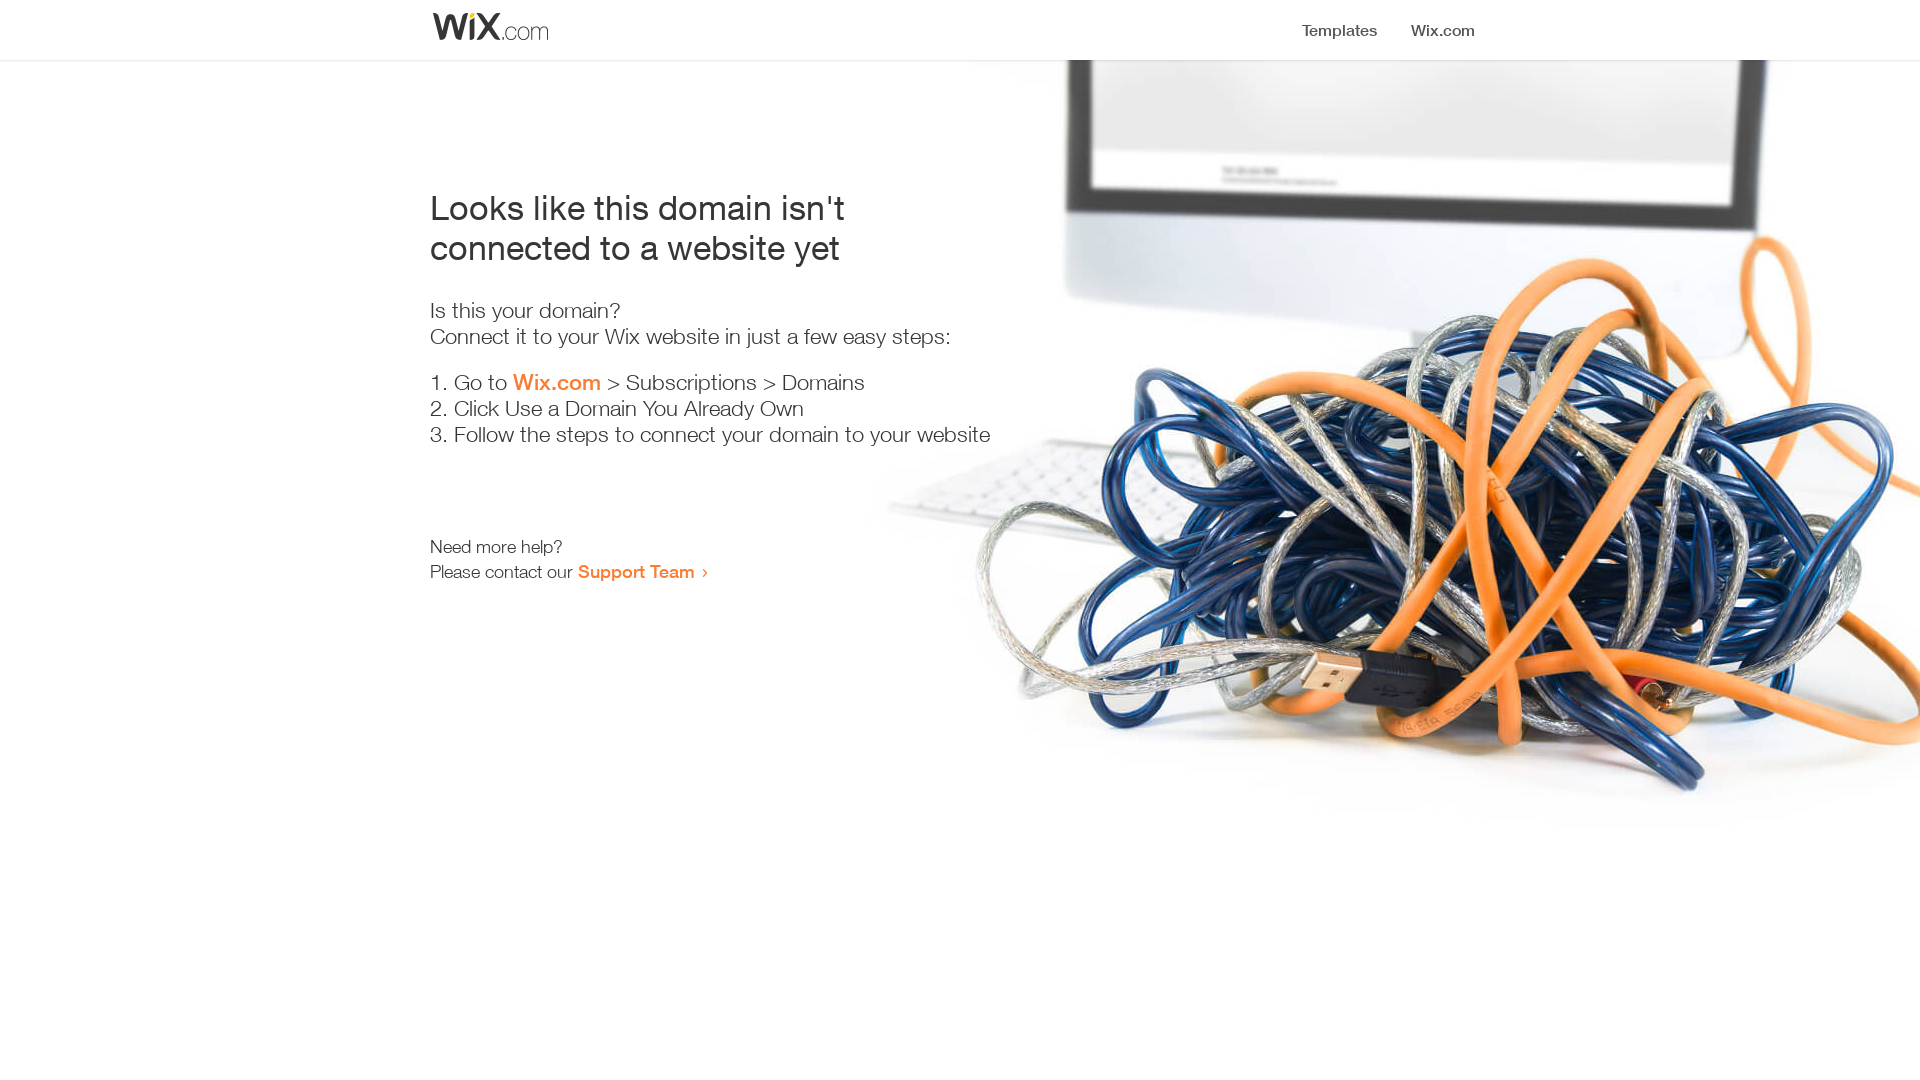 Image resolution: width=1920 pixels, height=1080 pixels. Describe the element at coordinates (635, 570) in the screenshot. I see `'Support Team'` at that location.